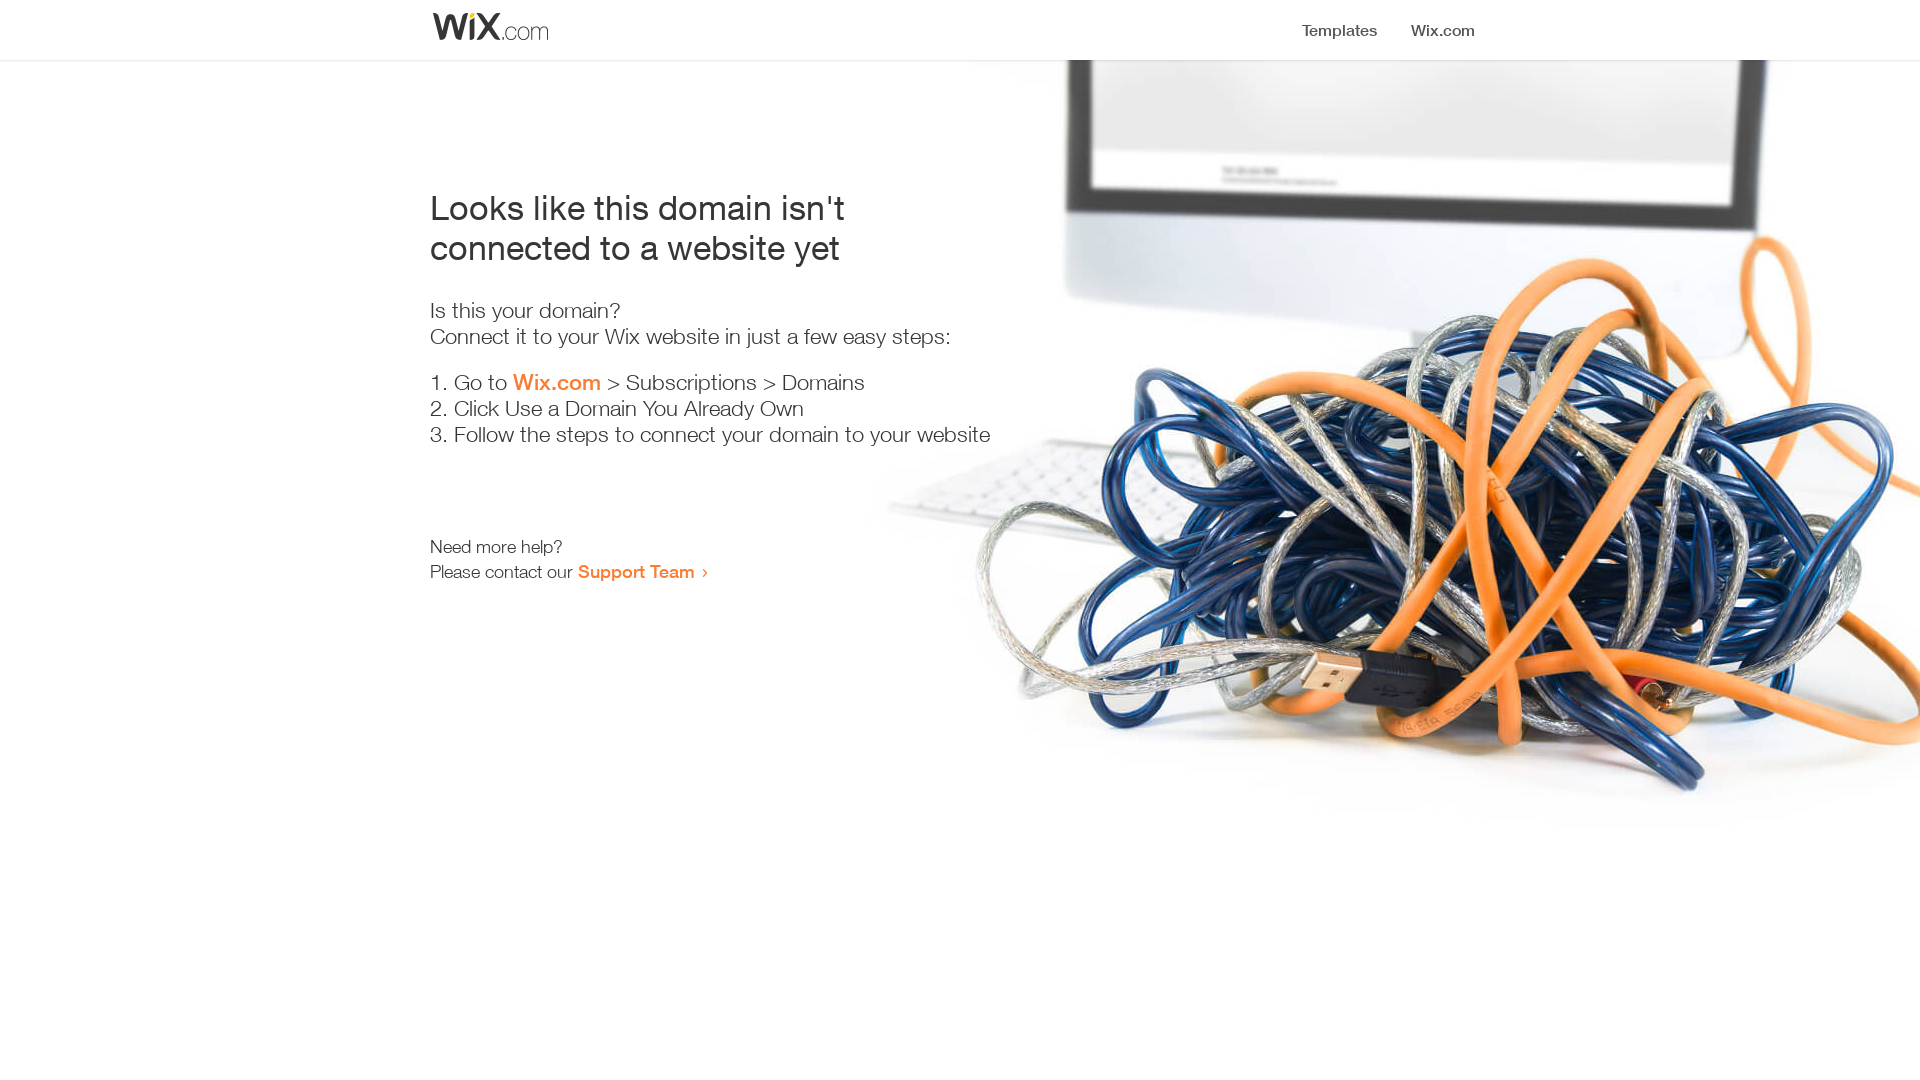 Image resolution: width=1920 pixels, height=1080 pixels. Describe the element at coordinates (635, 570) in the screenshot. I see `'Support Team'` at that location.